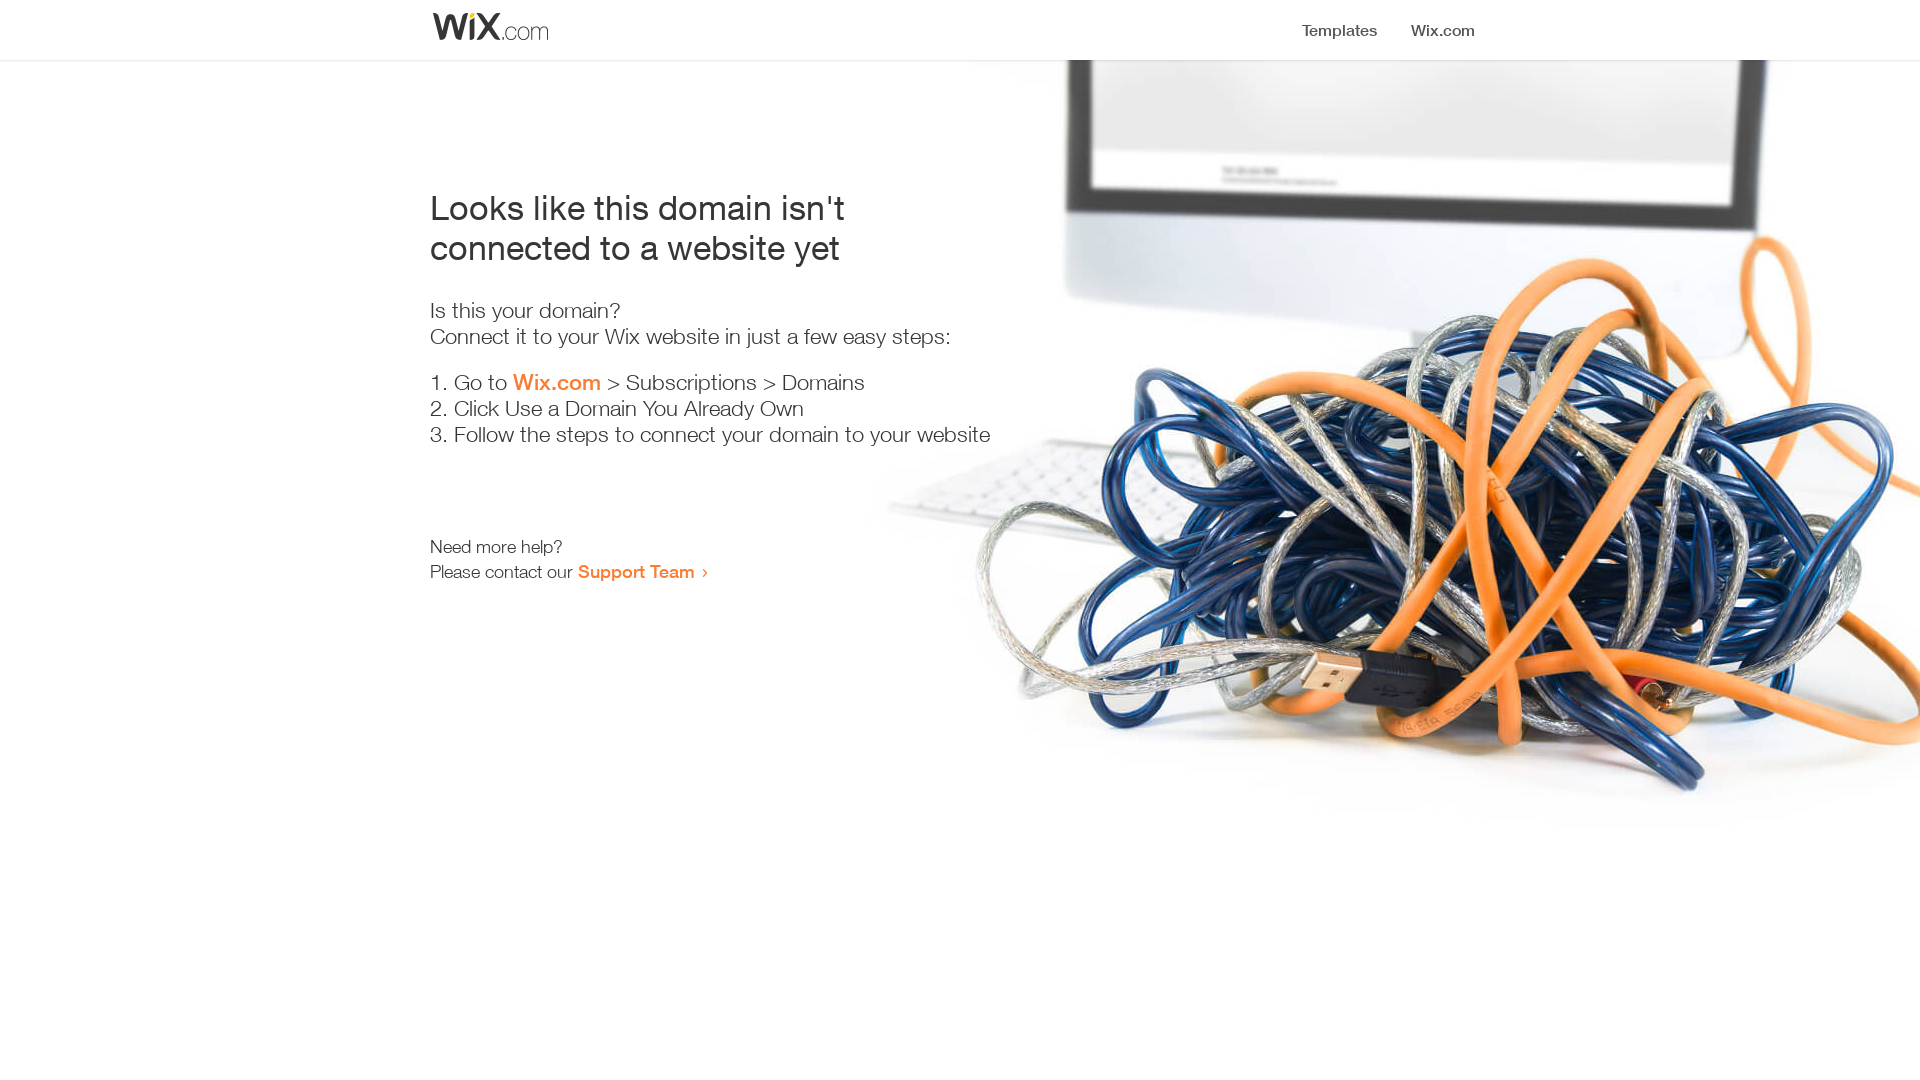 Image resolution: width=1920 pixels, height=1080 pixels. Describe the element at coordinates (635, 570) in the screenshot. I see `'Support Team'` at that location.